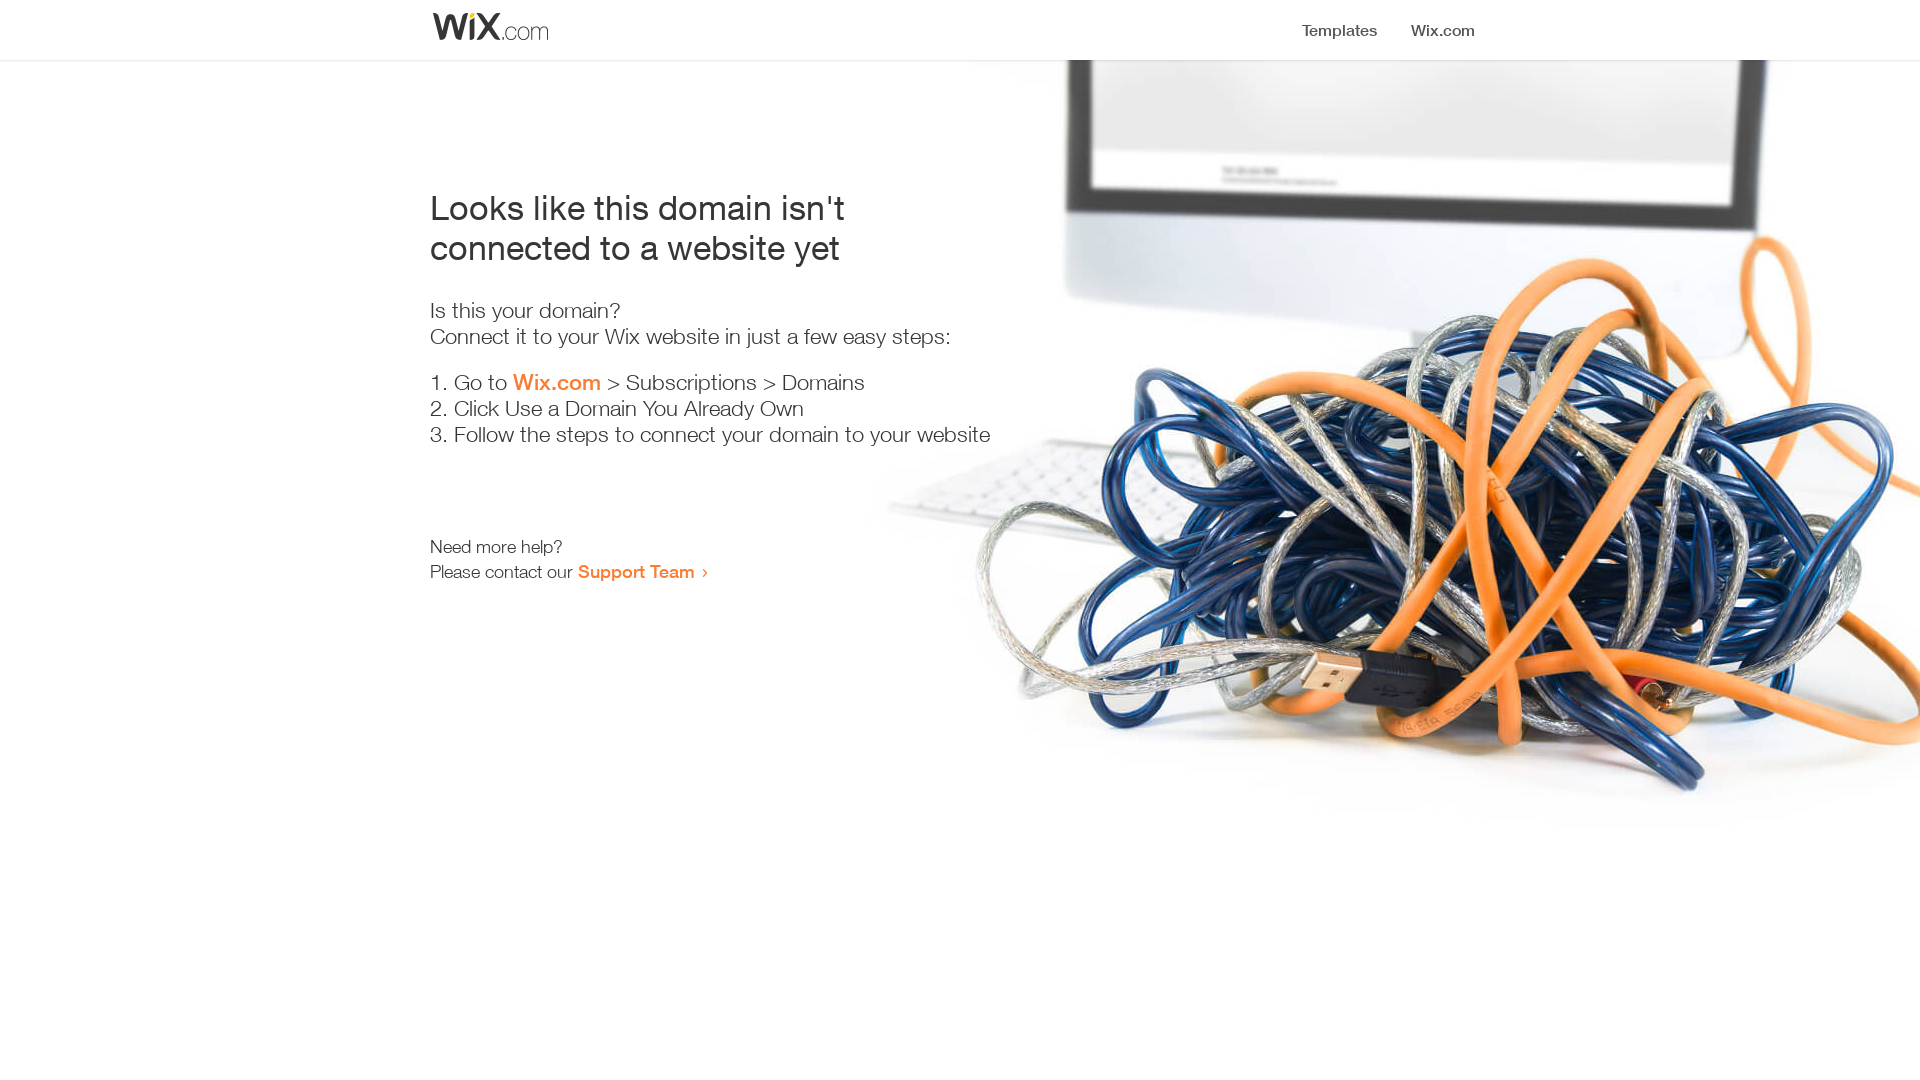 Image resolution: width=1920 pixels, height=1080 pixels. Describe the element at coordinates (635, 570) in the screenshot. I see `'Support Team'` at that location.